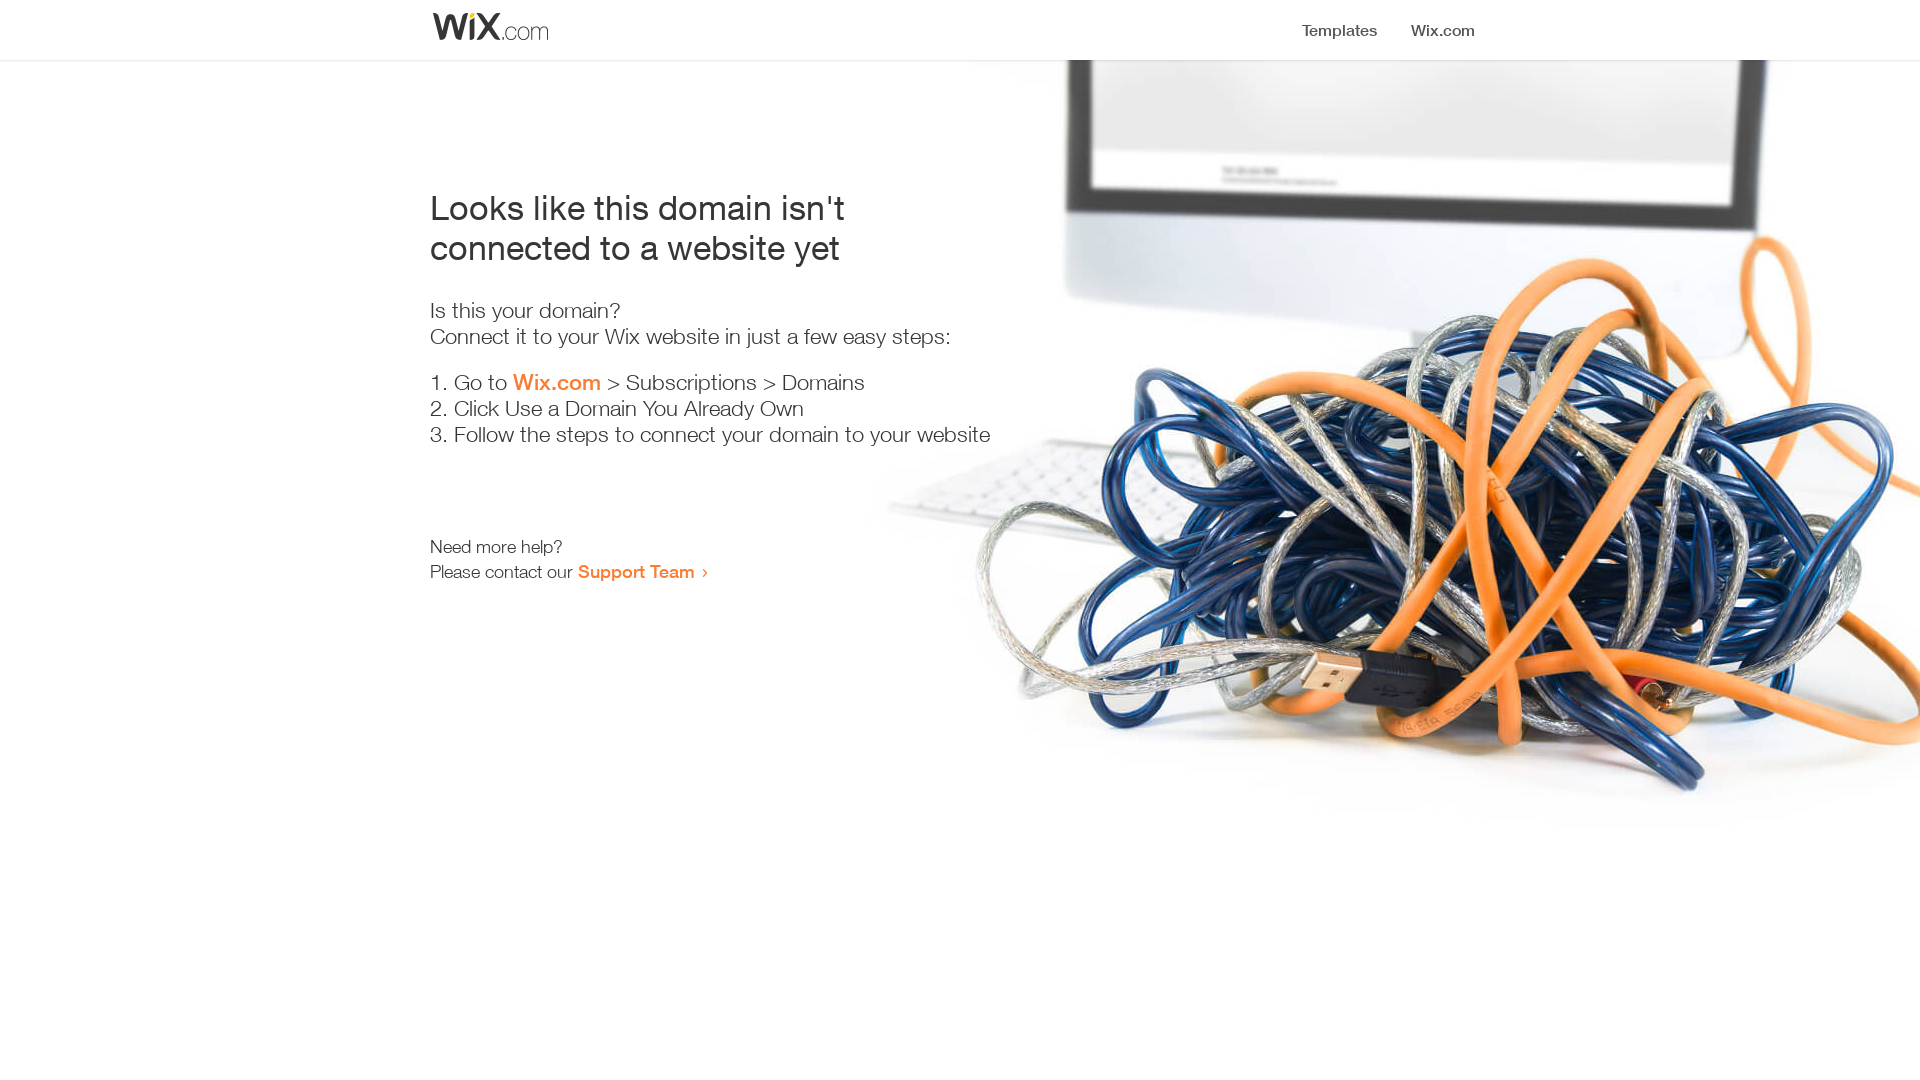 Image resolution: width=1920 pixels, height=1080 pixels. Describe the element at coordinates (635, 570) in the screenshot. I see `'Support Team'` at that location.